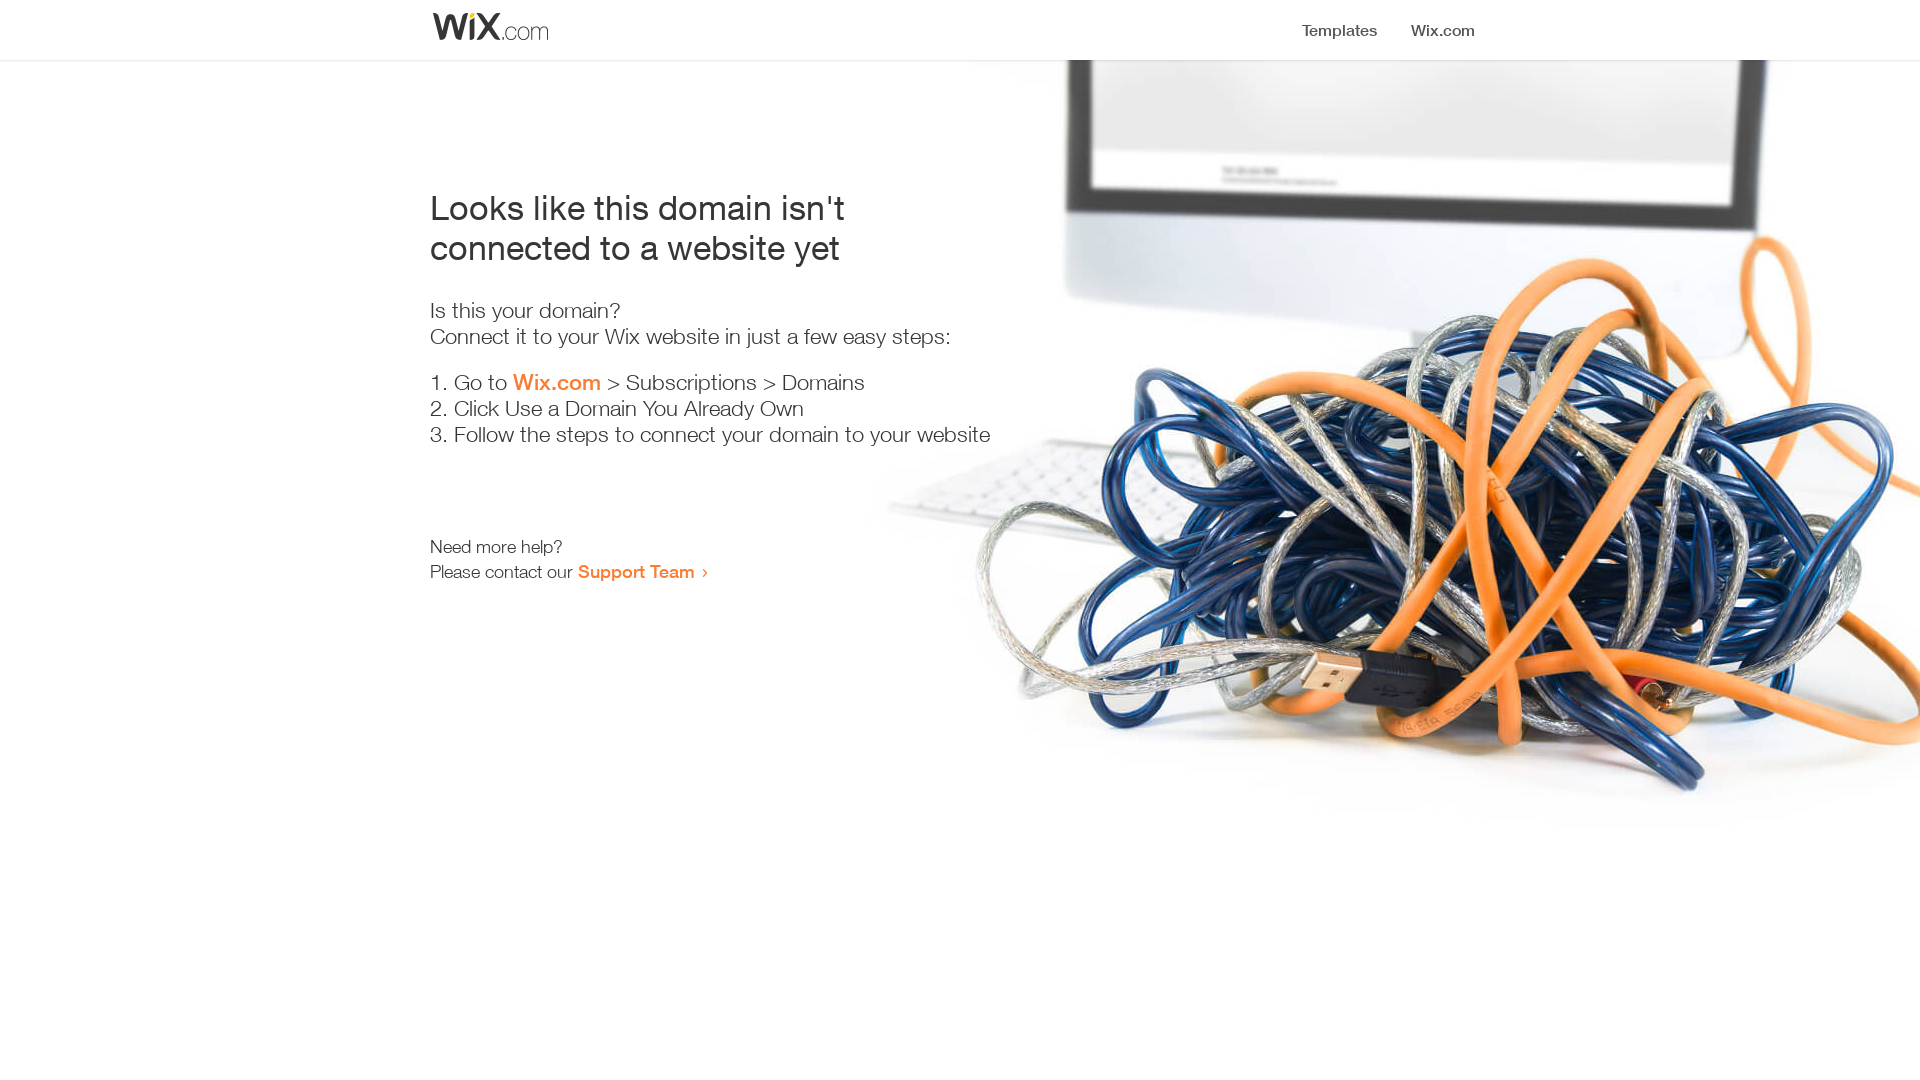 Image resolution: width=1920 pixels, height=1080 pixels. Describe the element at coordinates (635, 570) in the screenshot. I see `'Support Team'` at that location.